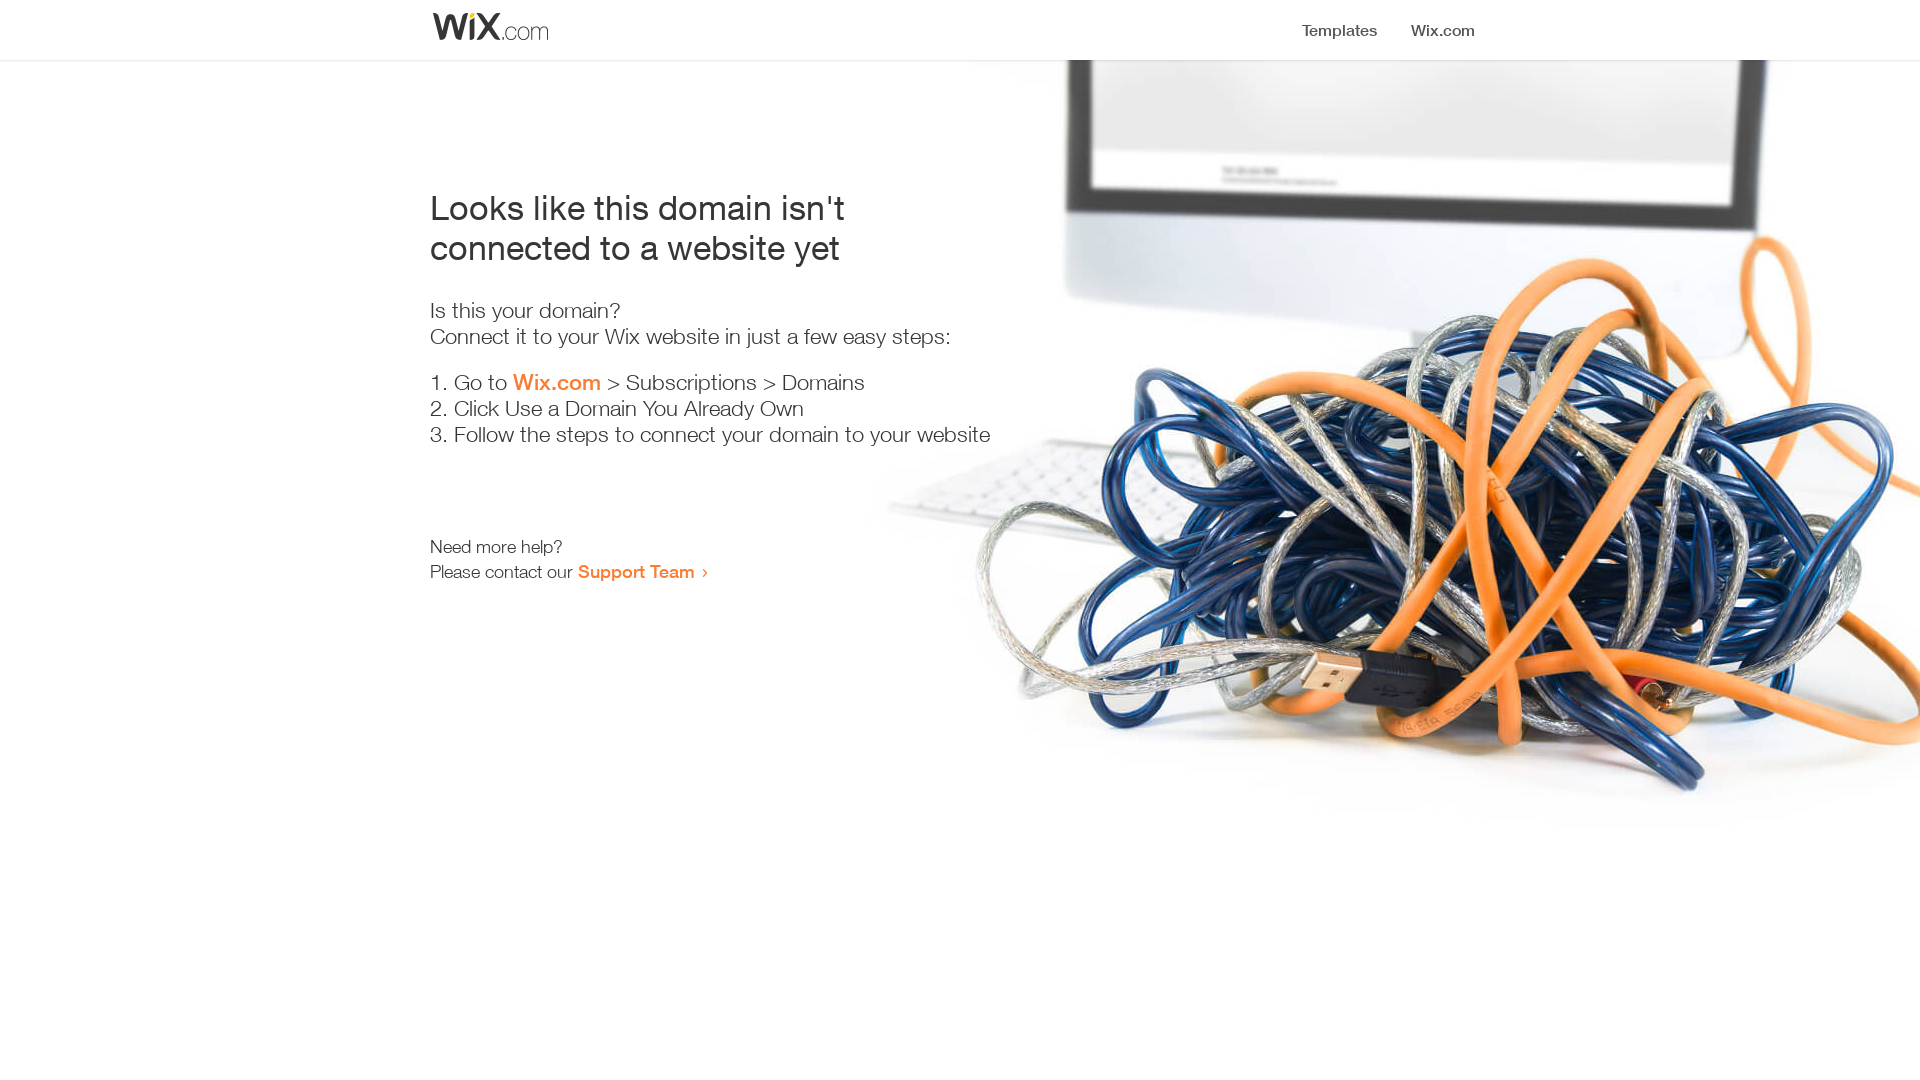 Image resolution: width=1920 pixels, height=1080 pixels. Describe the element at coordinates (635, 570) in the screenshot. I see `'Support Team'` at that location.